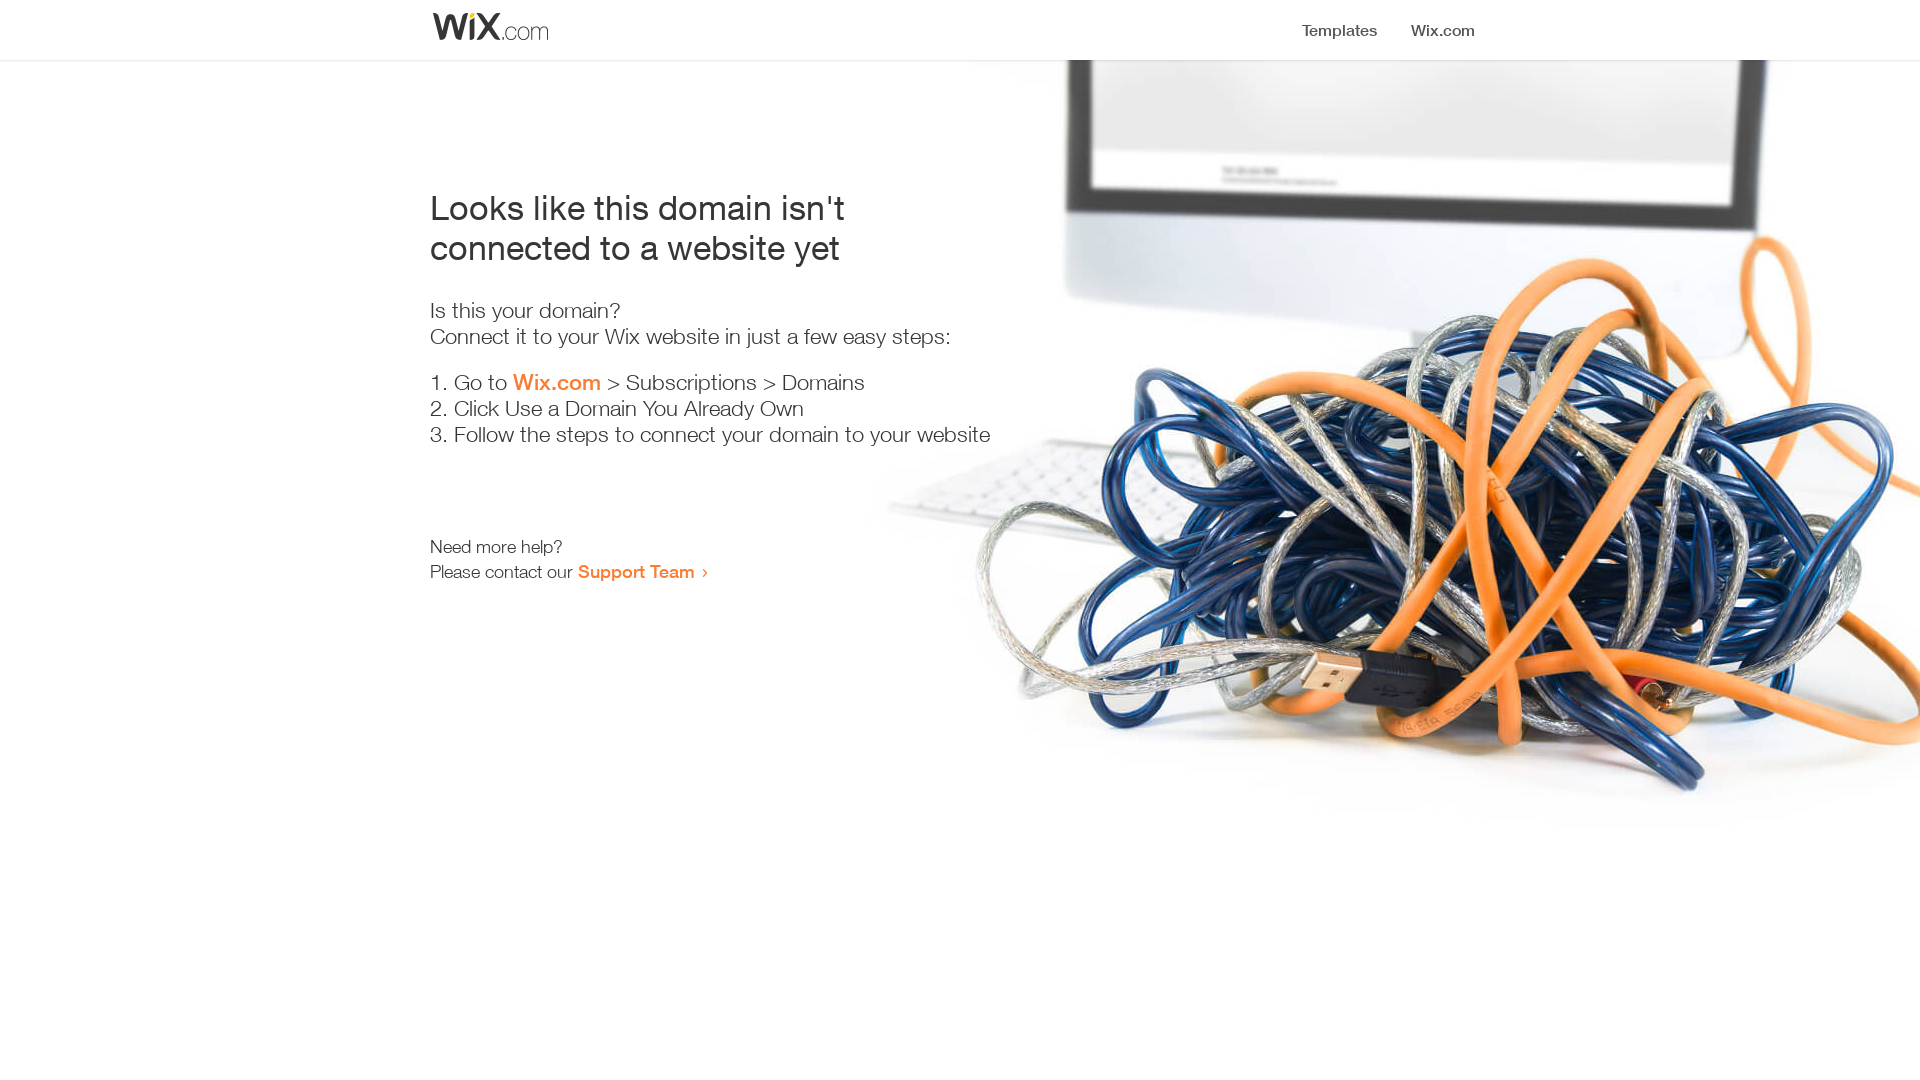 Image resolution: width=1920 pixels, height=1080 pixels. Describe the element at coordinates (635, 570) in the screenshot. I see `'Support Team'` at that location.